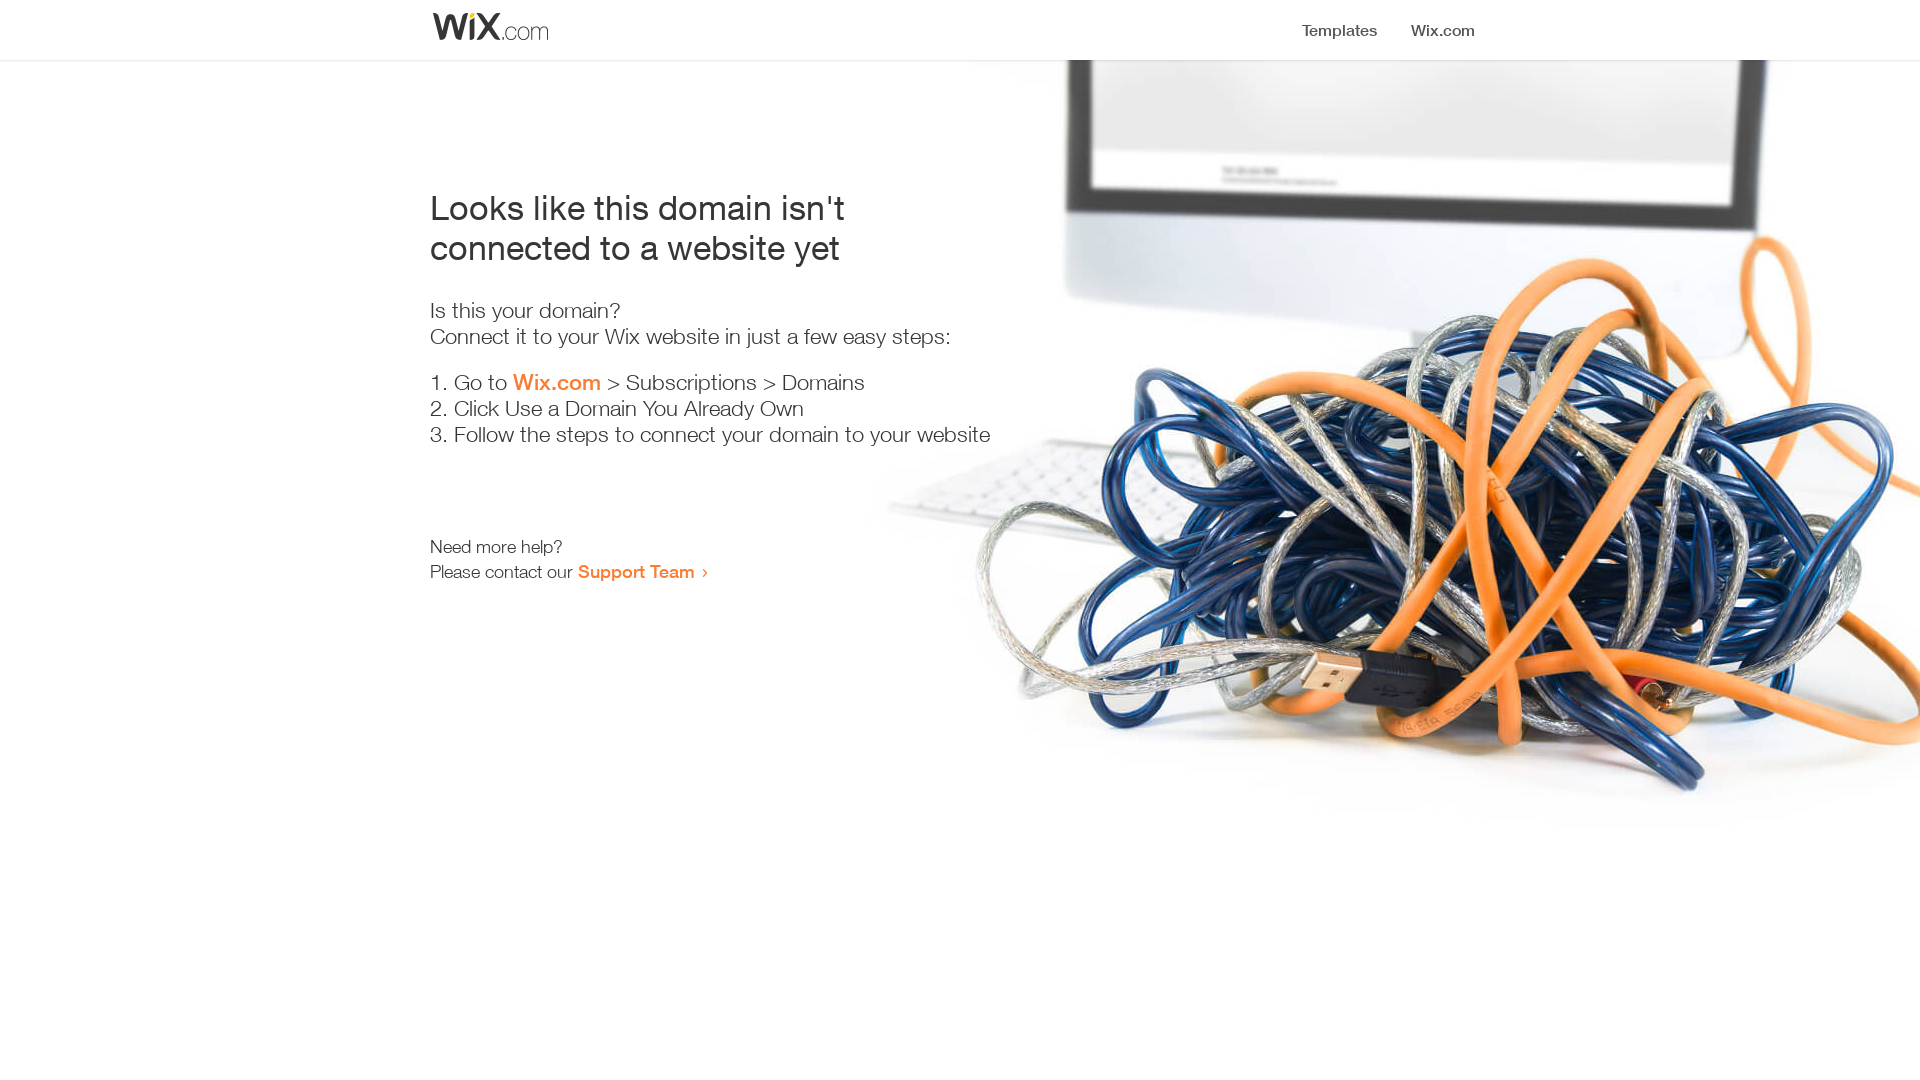 Image resolution: width=1920 pixels, height=1080 pixels. Describe the element at coordinates (635, 570) in the screenshot. I see `'Support Team'` at that location.